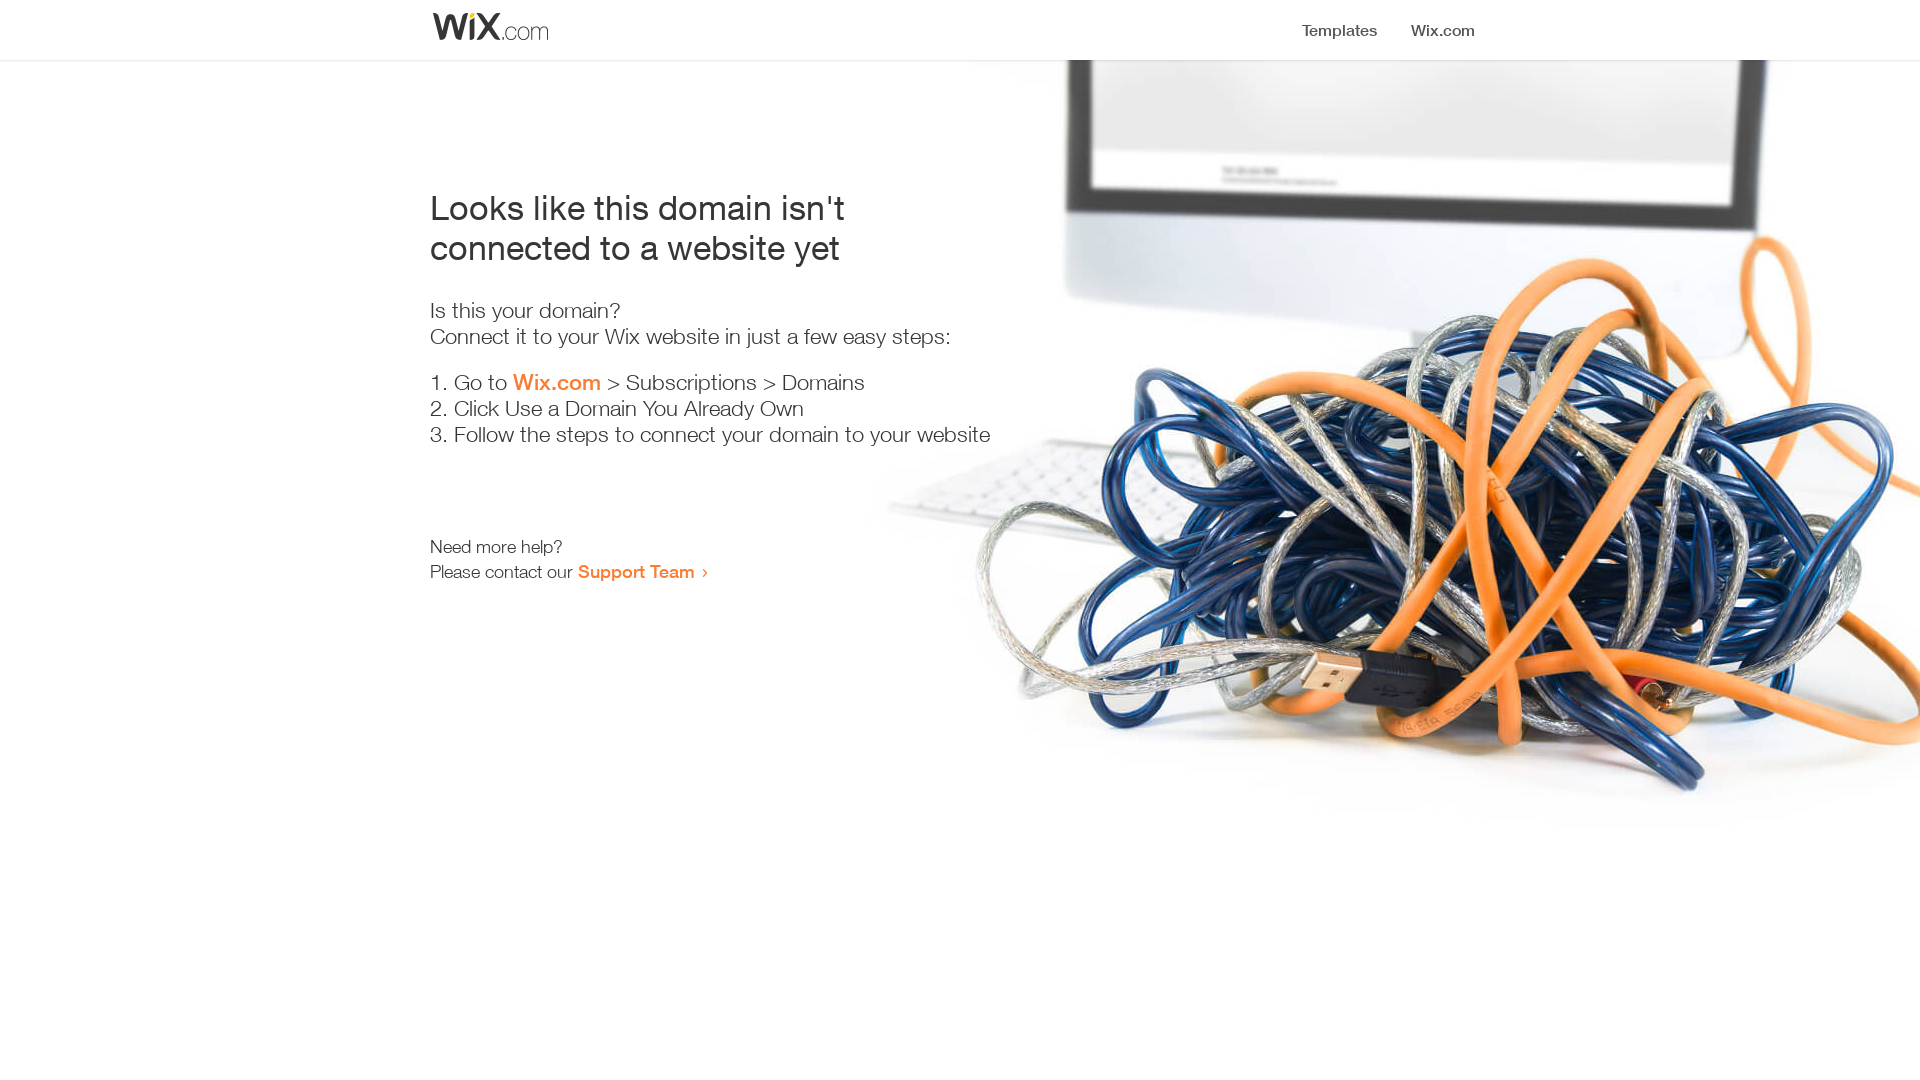 Image resolution: width=1920 pixels, height=1080 pixels. Describe the element at coordinates (635, 570) in the screenshot. I see `'Support Team'` at that location.